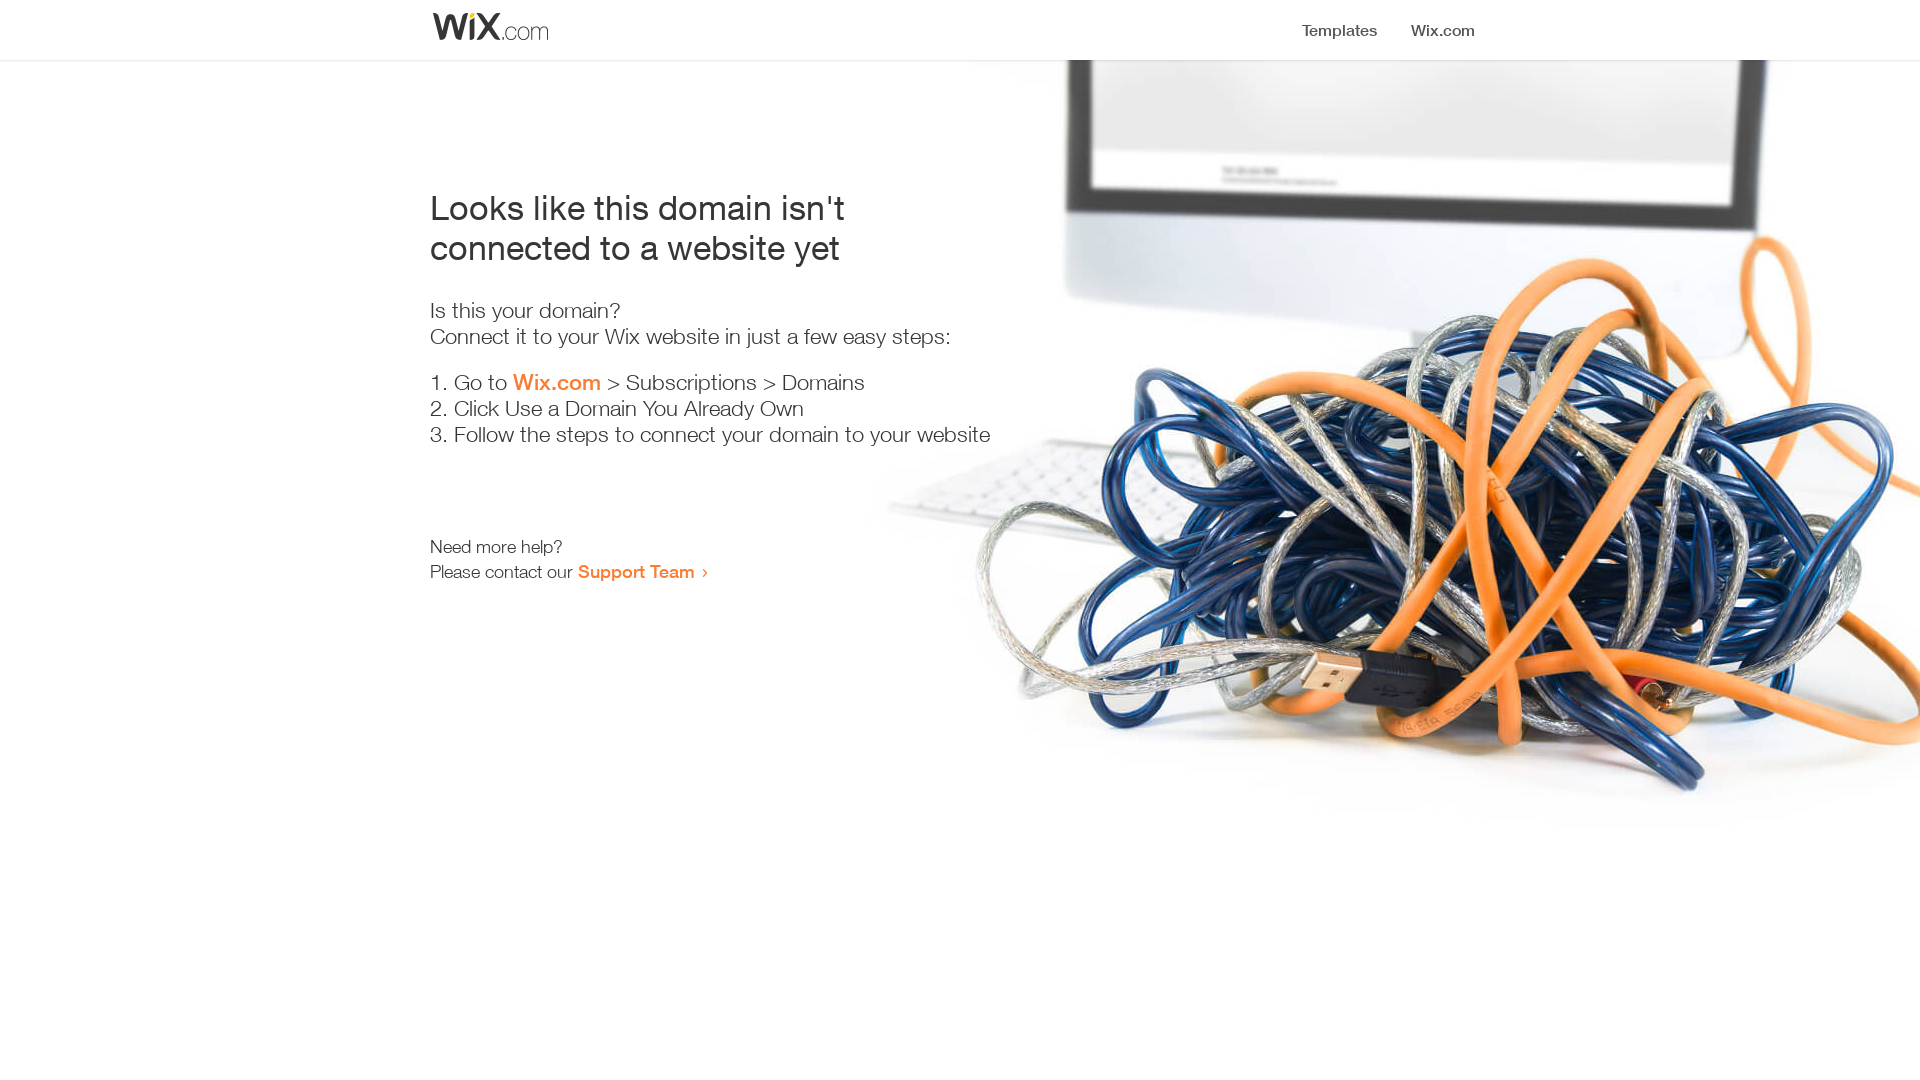 Image resolution: width=1920 pixels, height=1080 pixels. Describe the element at coordinates (635, 570) in the screenshot. I see `'Support Team'` at that location.